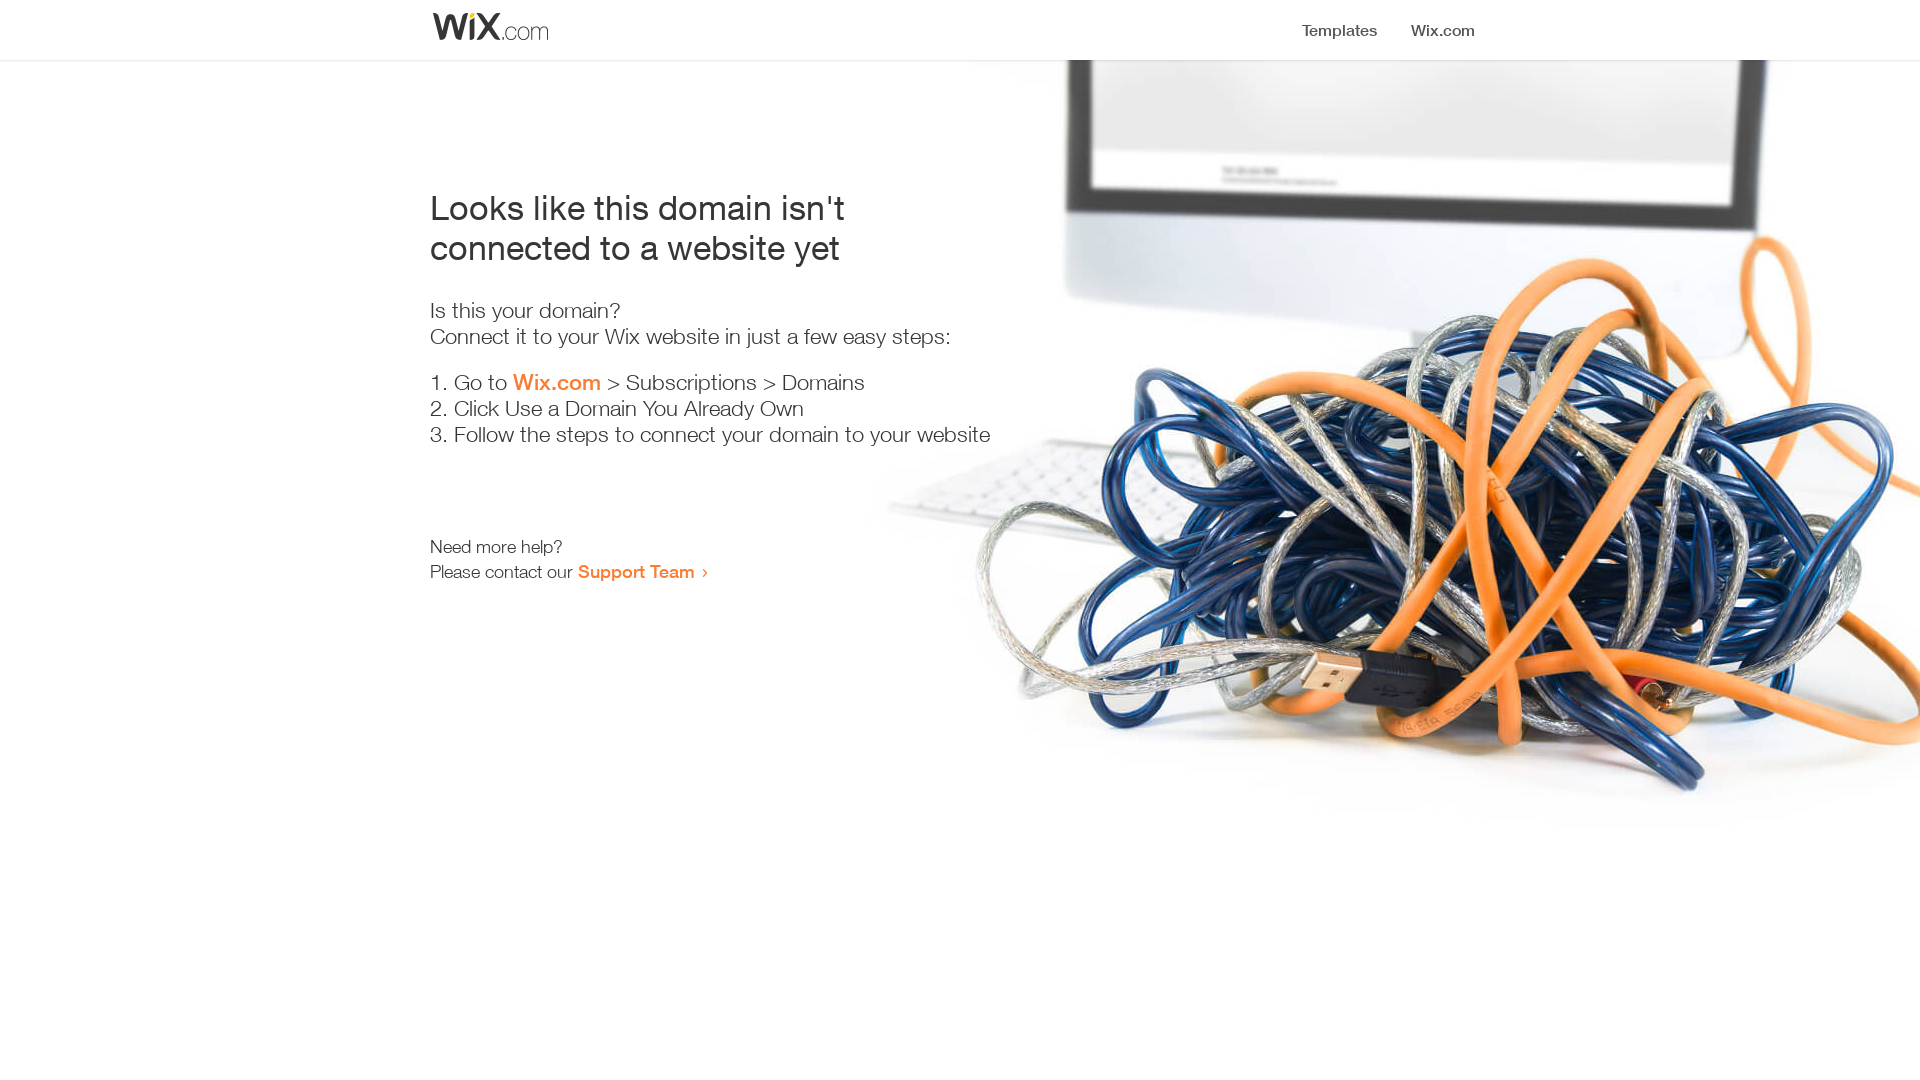 Image resolution: width=1920 pixels, height=1080 pixels. Describe the element at coordinates (635, 570) in the screenshot. I see `'Support Team'` at that location.